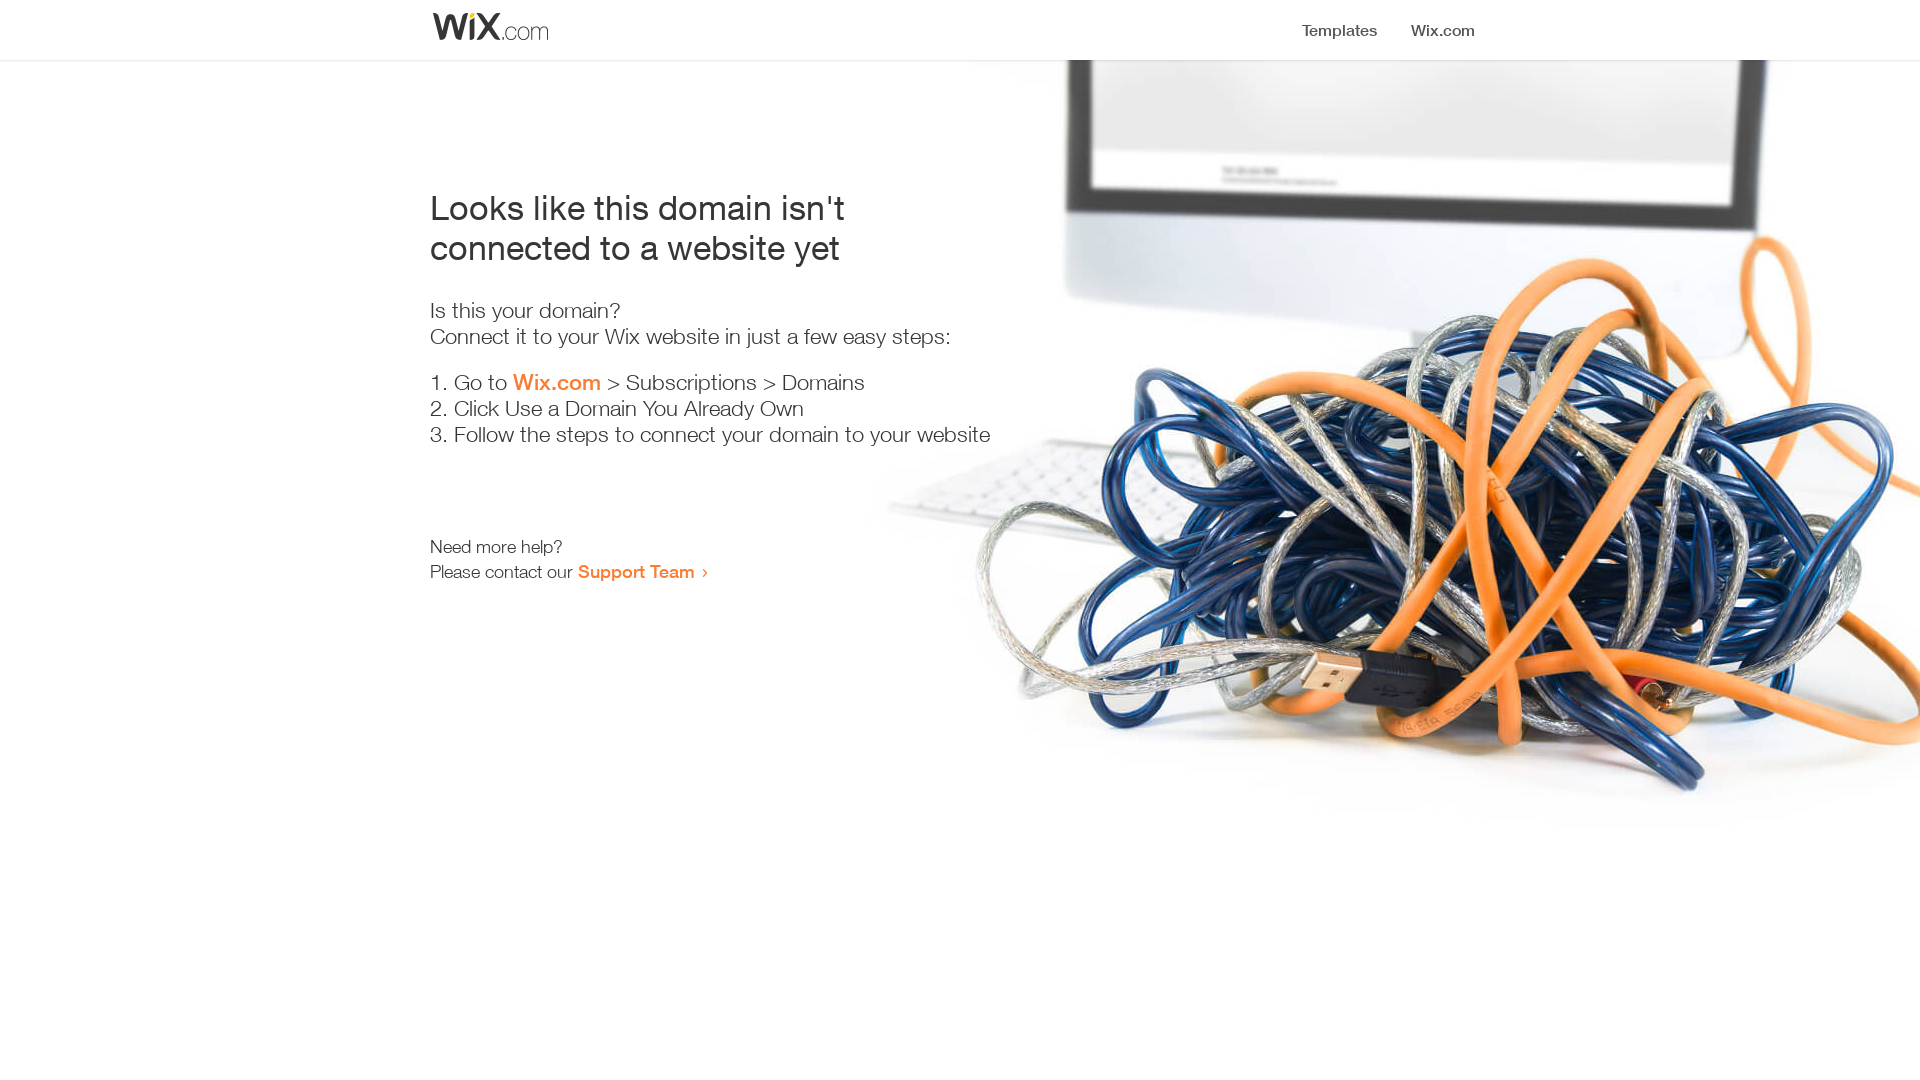 Image resolution: width=1920 pixels, height=1080 pixels. Describe the element at coordinates (635, 570) in the screenshot. I see `'Support Team'` at that location.